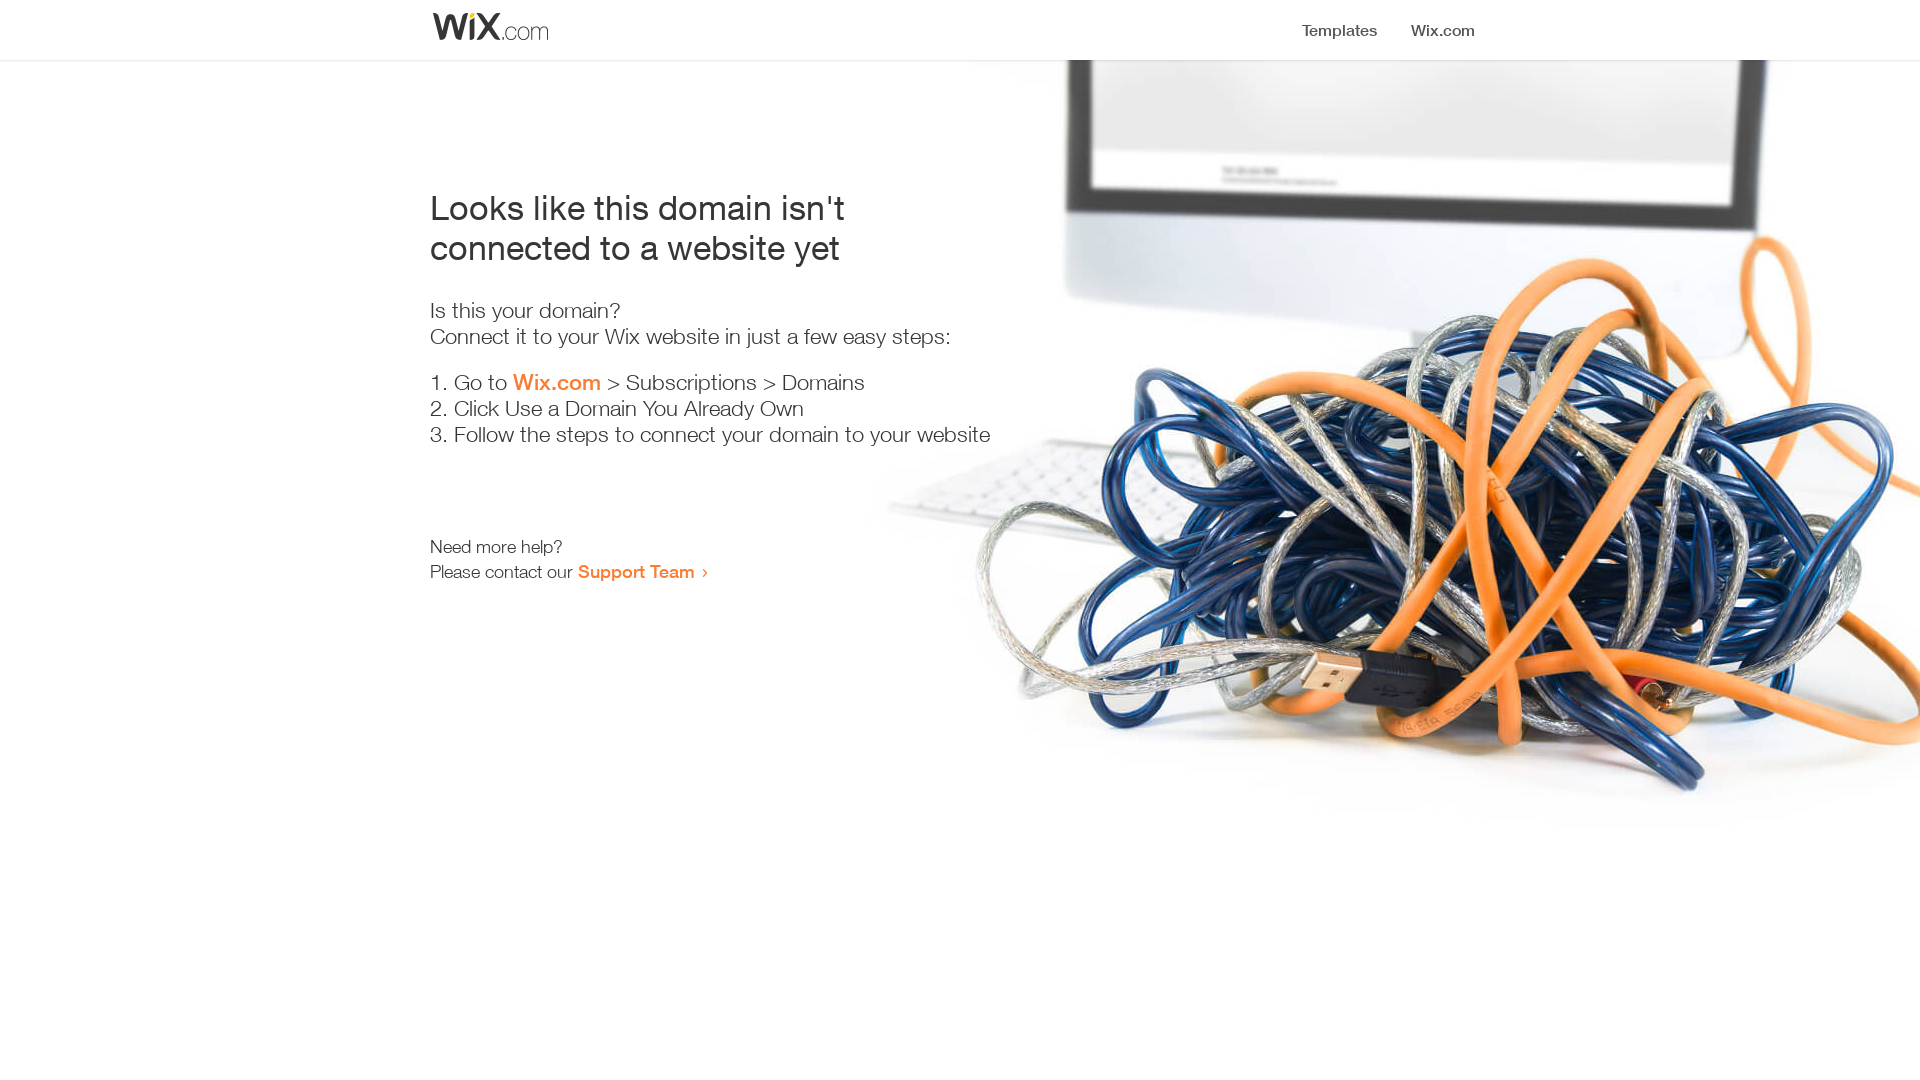 Image resolution: width=1920 pixels, height=1080 pixels. Describe the element at coordinates (635, 570) in the screenshot. I see `'Support Team'` at that location.